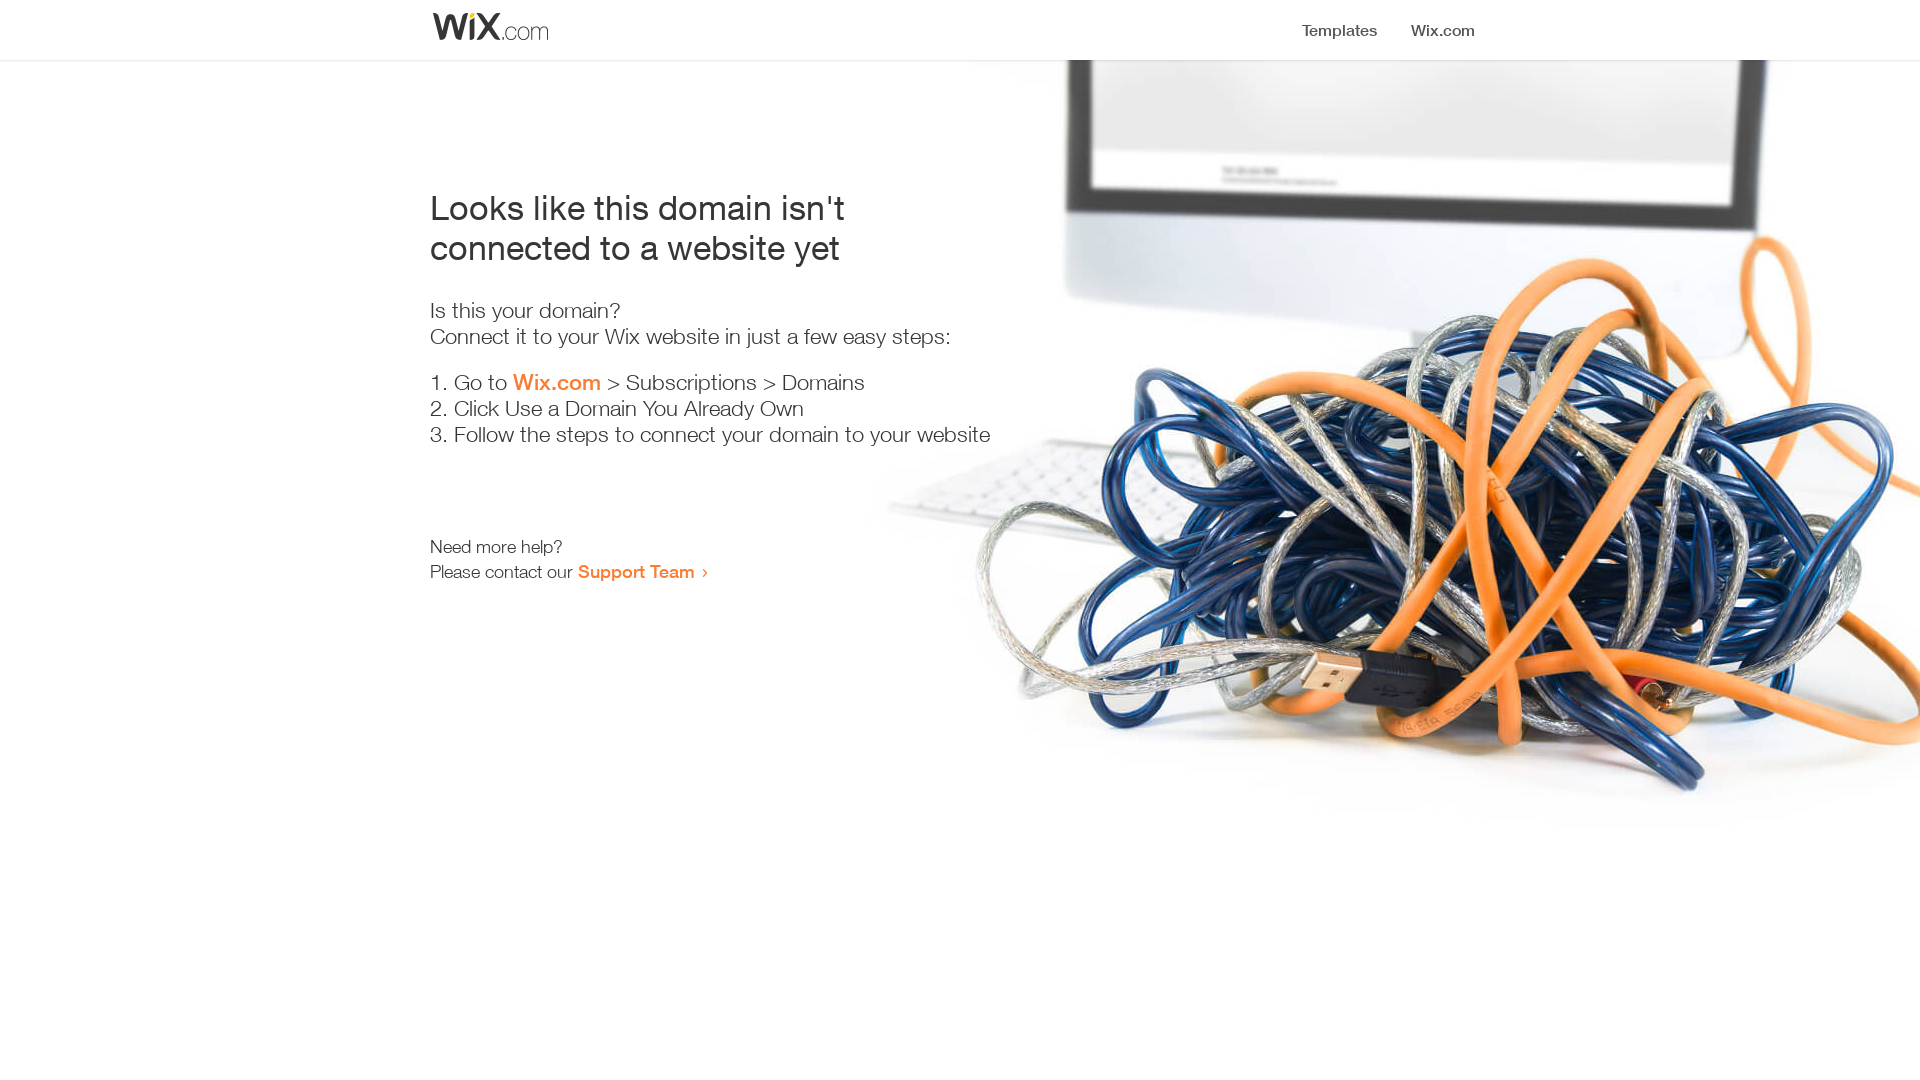 Image resolution: width=1920 pixels, height=1080 pixels. Describe the element at coordinates (635, 570) in the screenshot. I see `'Support Team'` at that location.